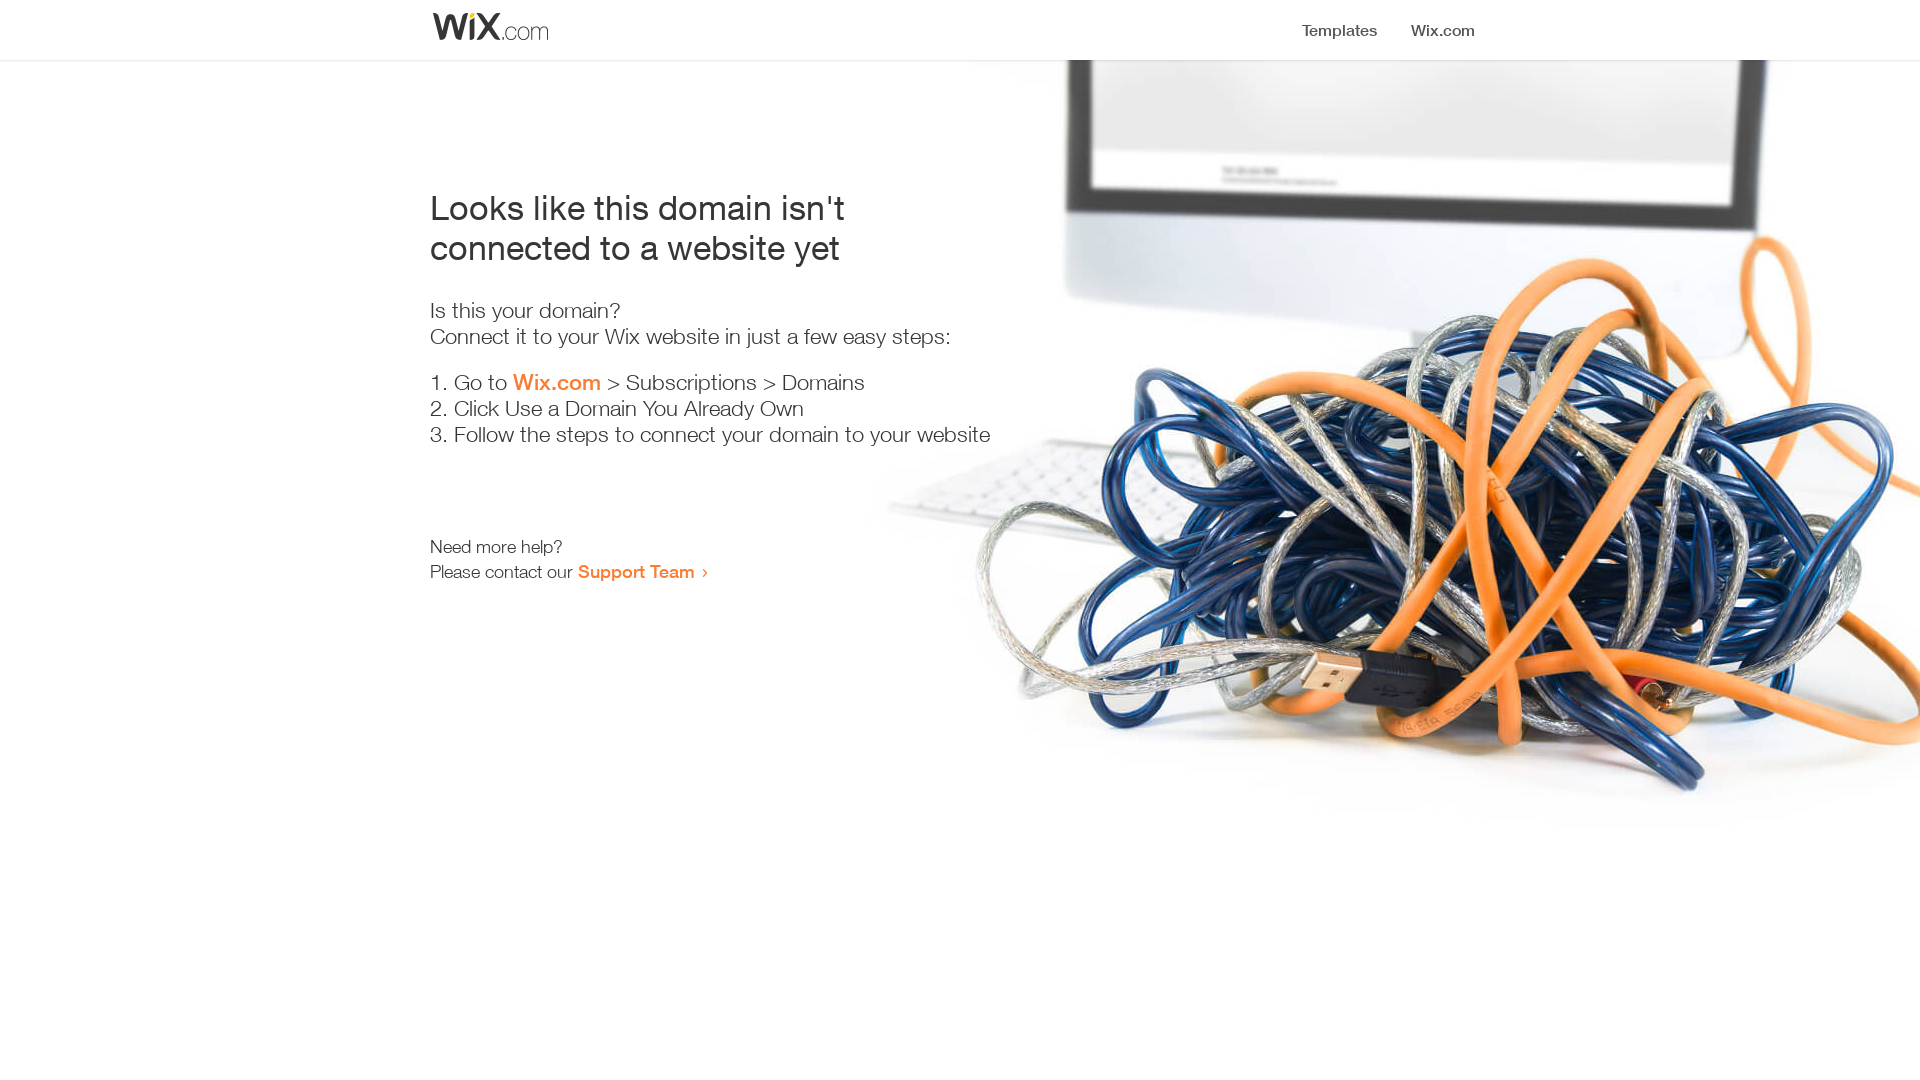 Image resolution: width=1920 pixels, height=1080 pixels. Describe the element at coordinates (635, 570) in the screenshot. I see `'Support Team'` at that location.